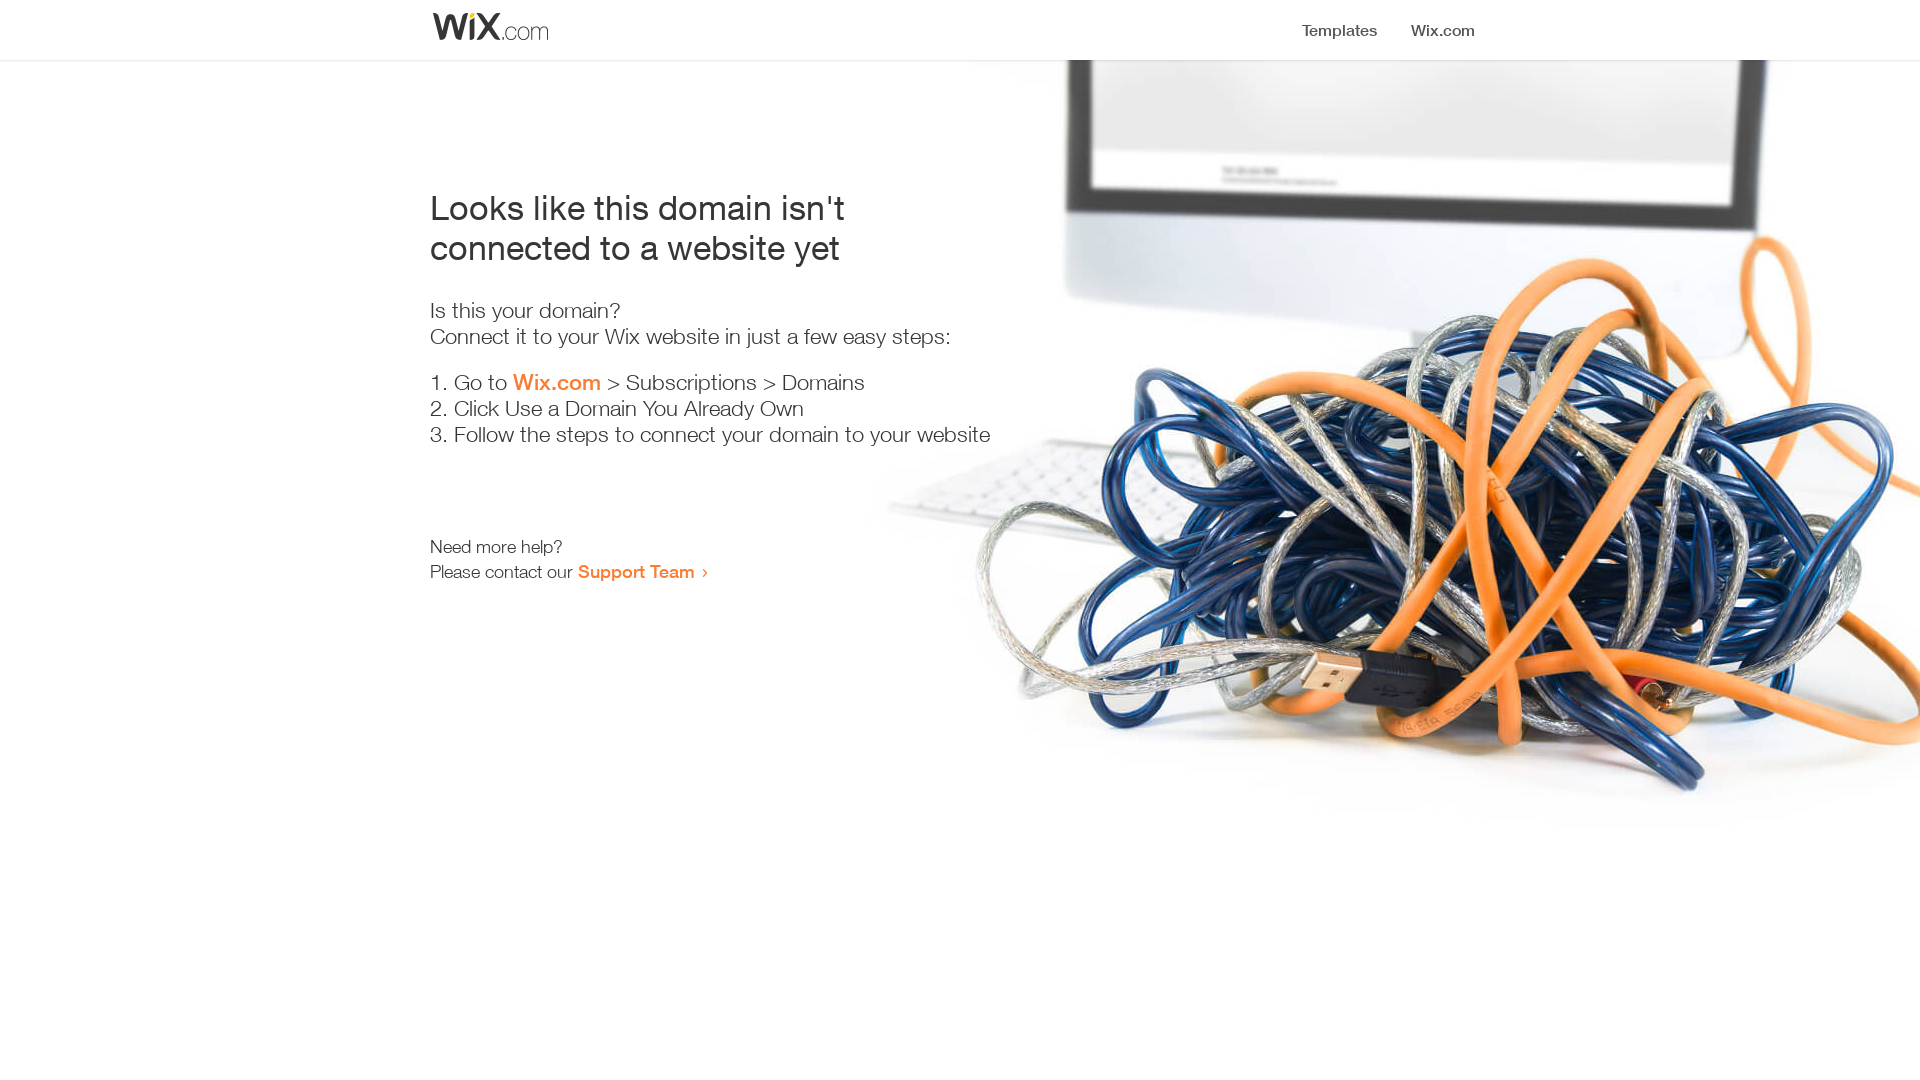 Image resolution: width=1920 pixels, height=1080 pixels. Describe the element at coordinates (635, 570) in the screenshot. I see `'Support Team'` at that location.